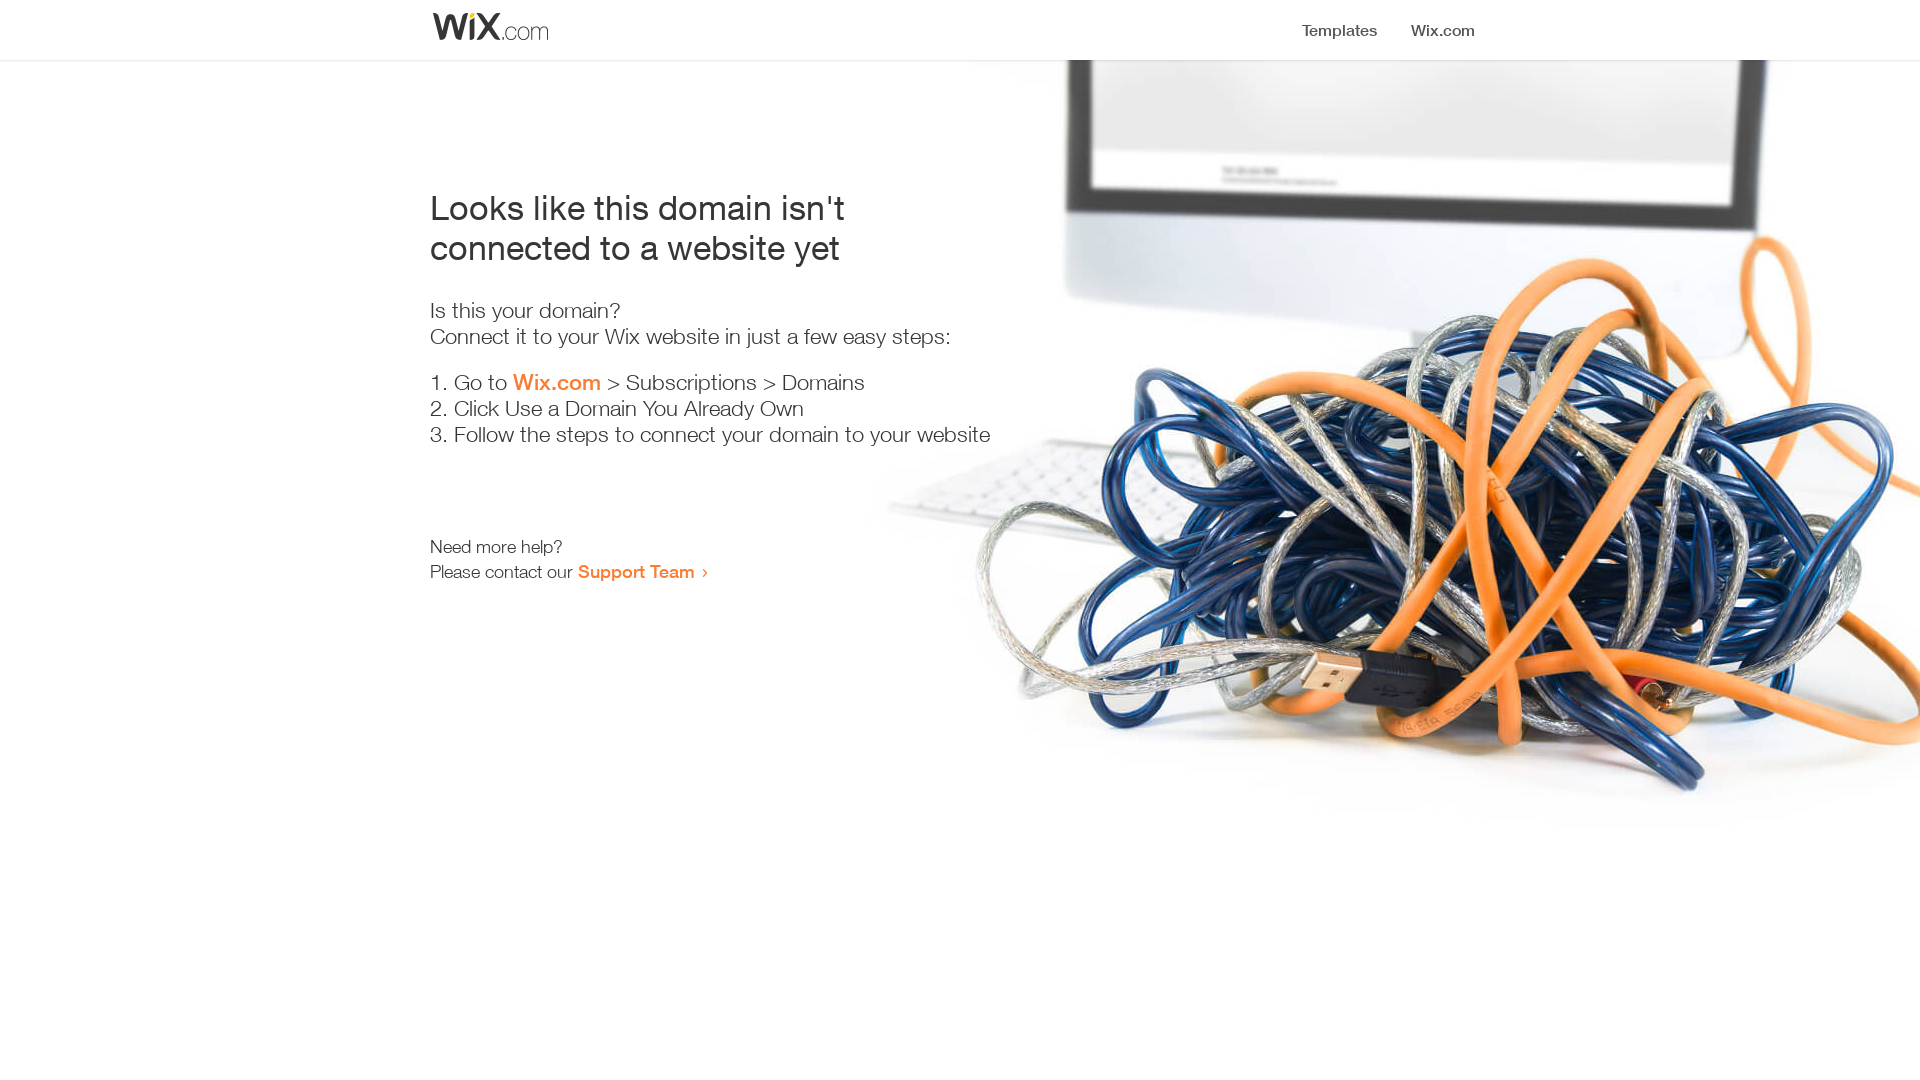 Image resolution: width=1920 pixels, height=1080 pixels. Describe the element at coordinates (635, 570) in the screenshot. I see `'Support Team'` at that location.